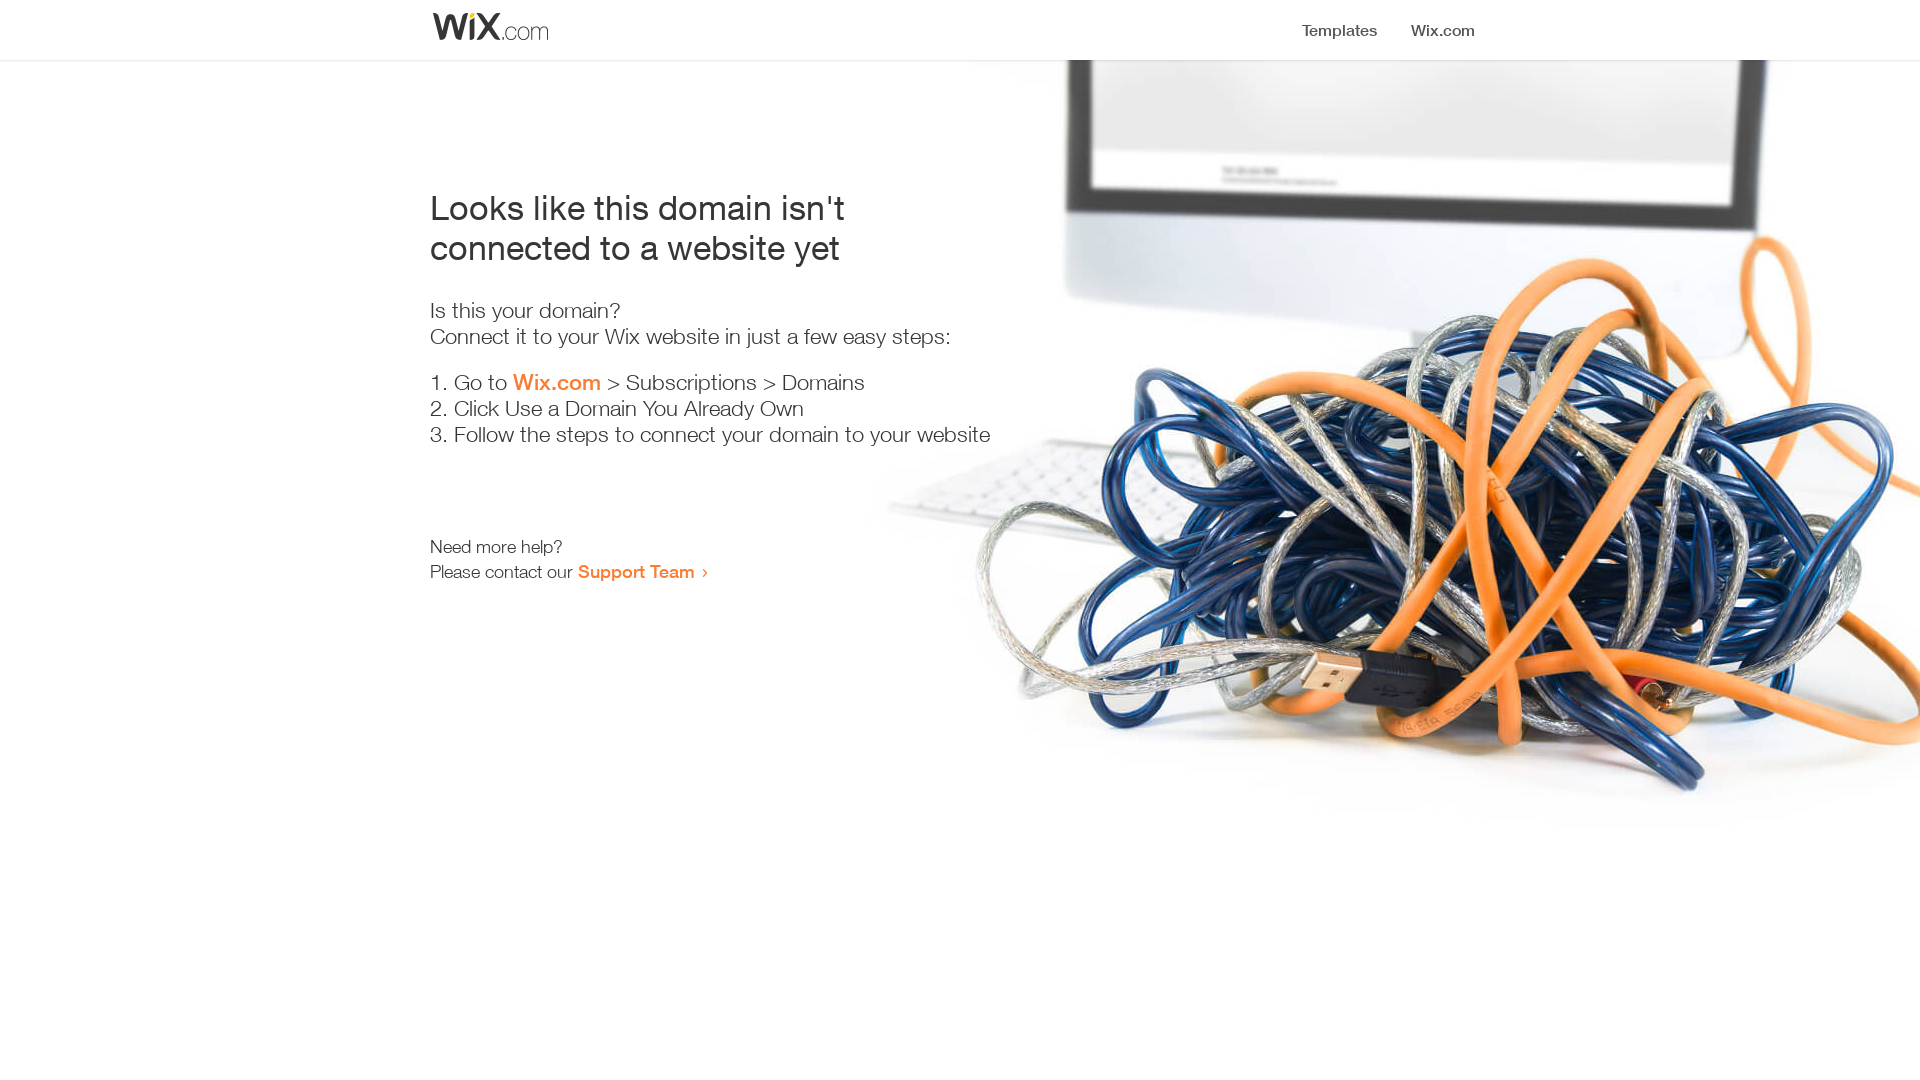 Image resolution: width=1920 pixels, height=1080 pixels. Describe the element at coordinates (635, 570) in the screenshot. I see `'Support Team'` at that location.